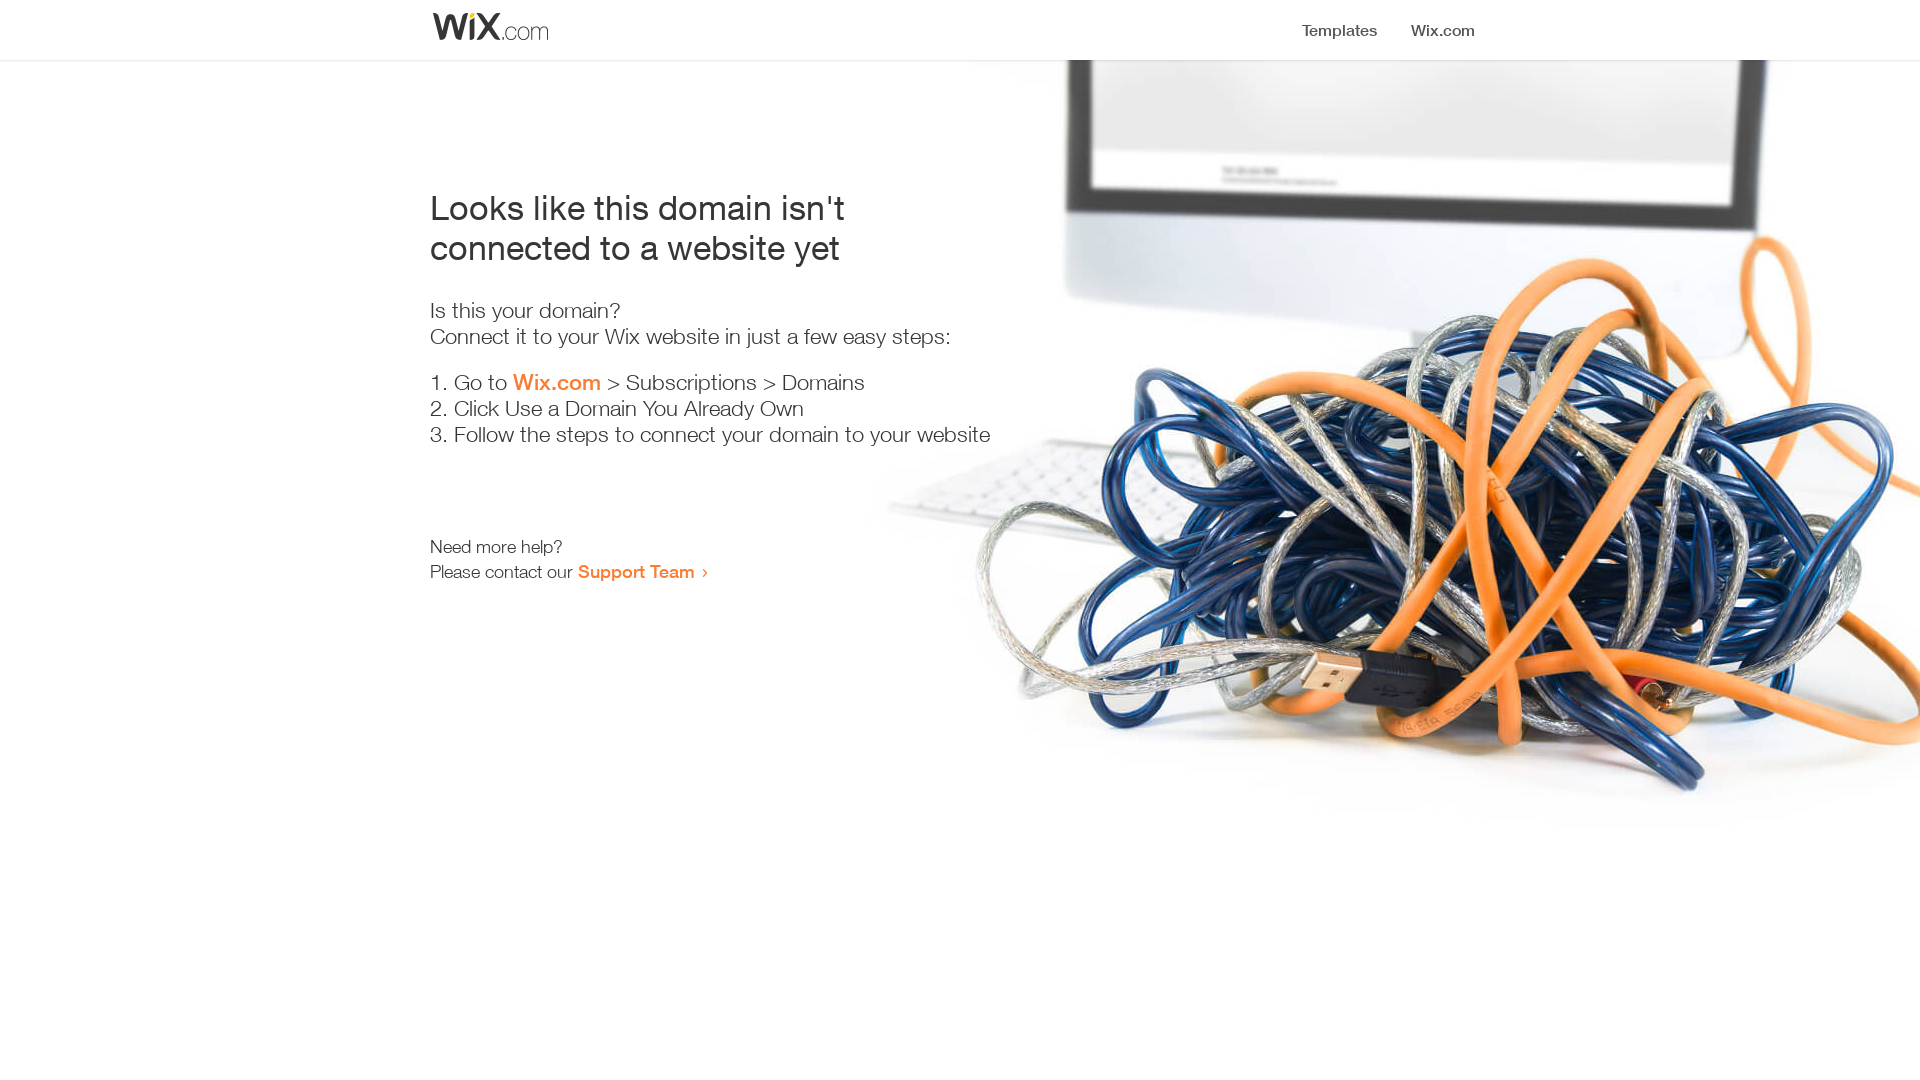 Image resolution: width=1920 pixels, height=1080 pixels. Describe the element at coordinates (635, 570) in the screenshot. I see `'Support Team'` at that location.